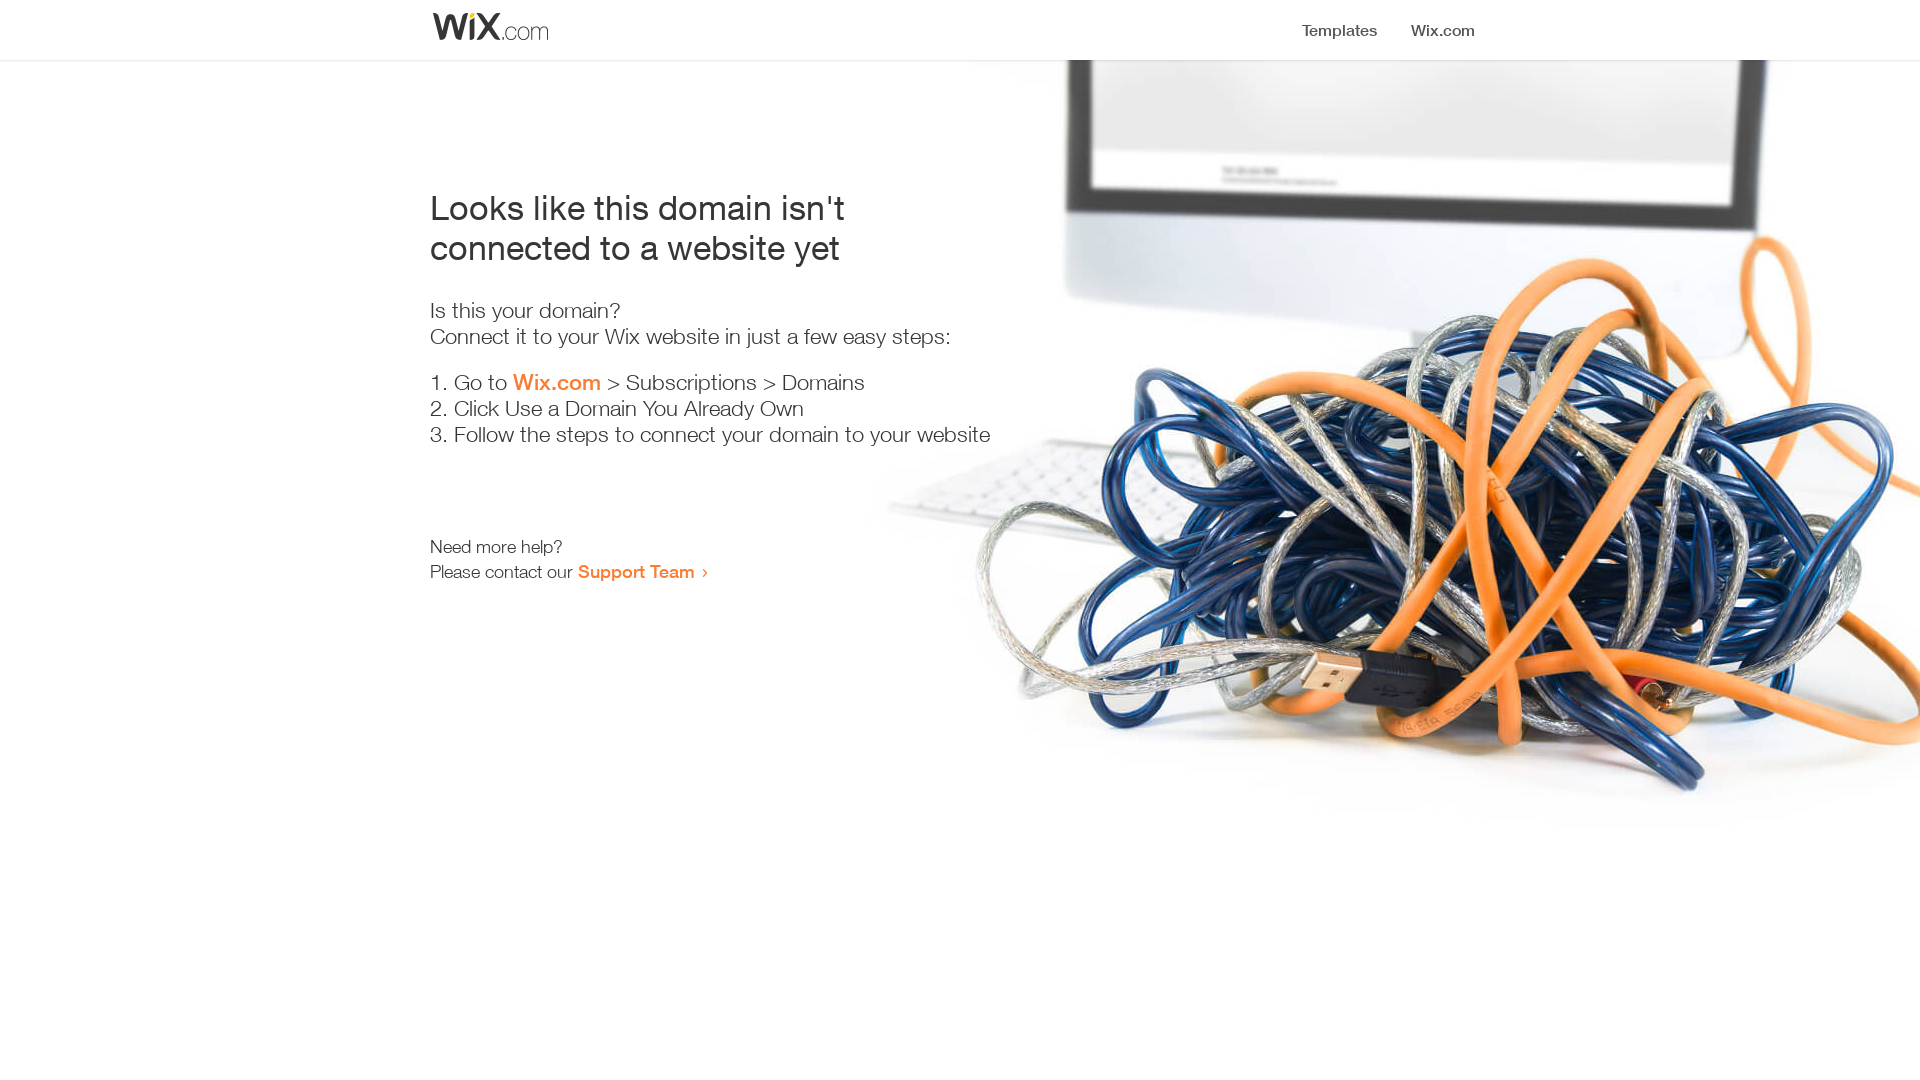 Image resolution: width=1920 pixels, height=1080 pixels. Describe the element at coordinates (635, 570) in the screenshot. I see `'Support Team'` at that location.